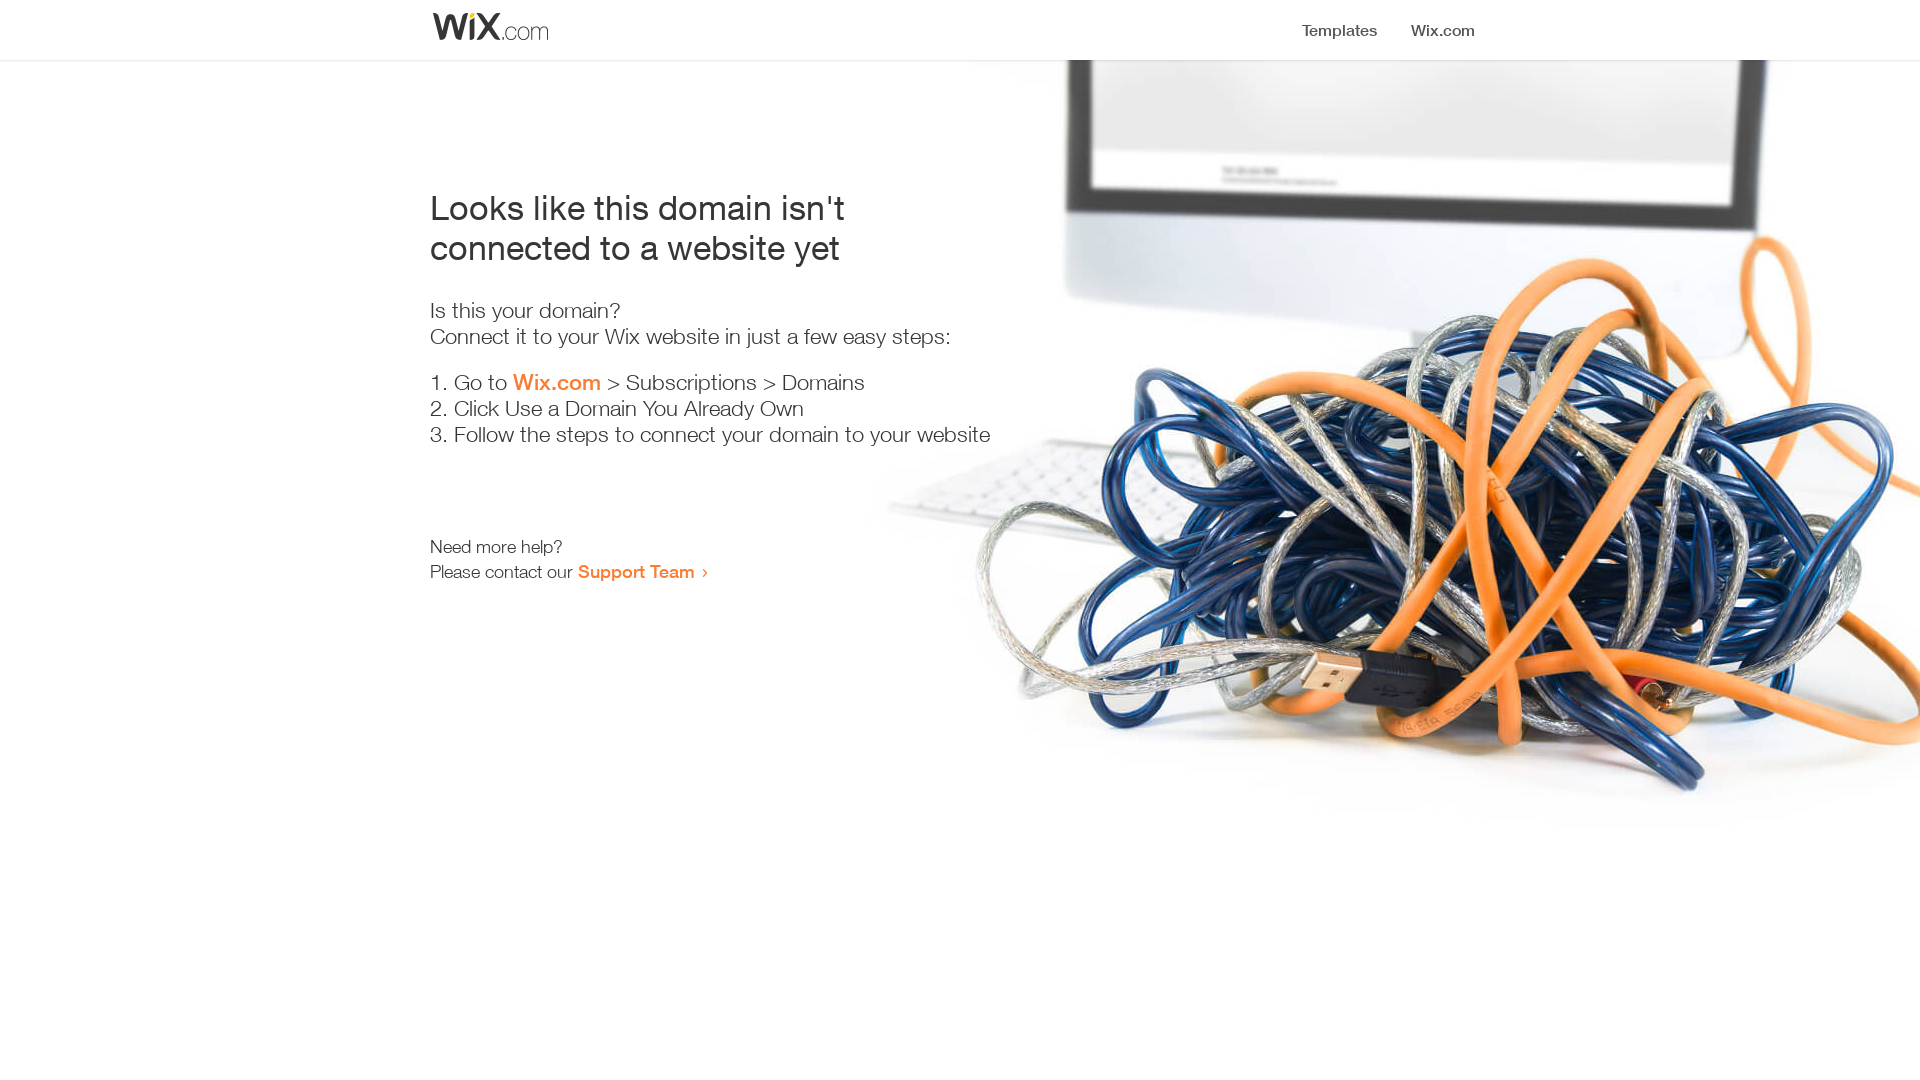 Image resolution: width=1920 pixels, height=1080 pixels. Describe the element at coordinates (635, 570) in the screenshot. I see `'Support Team'` at that location.